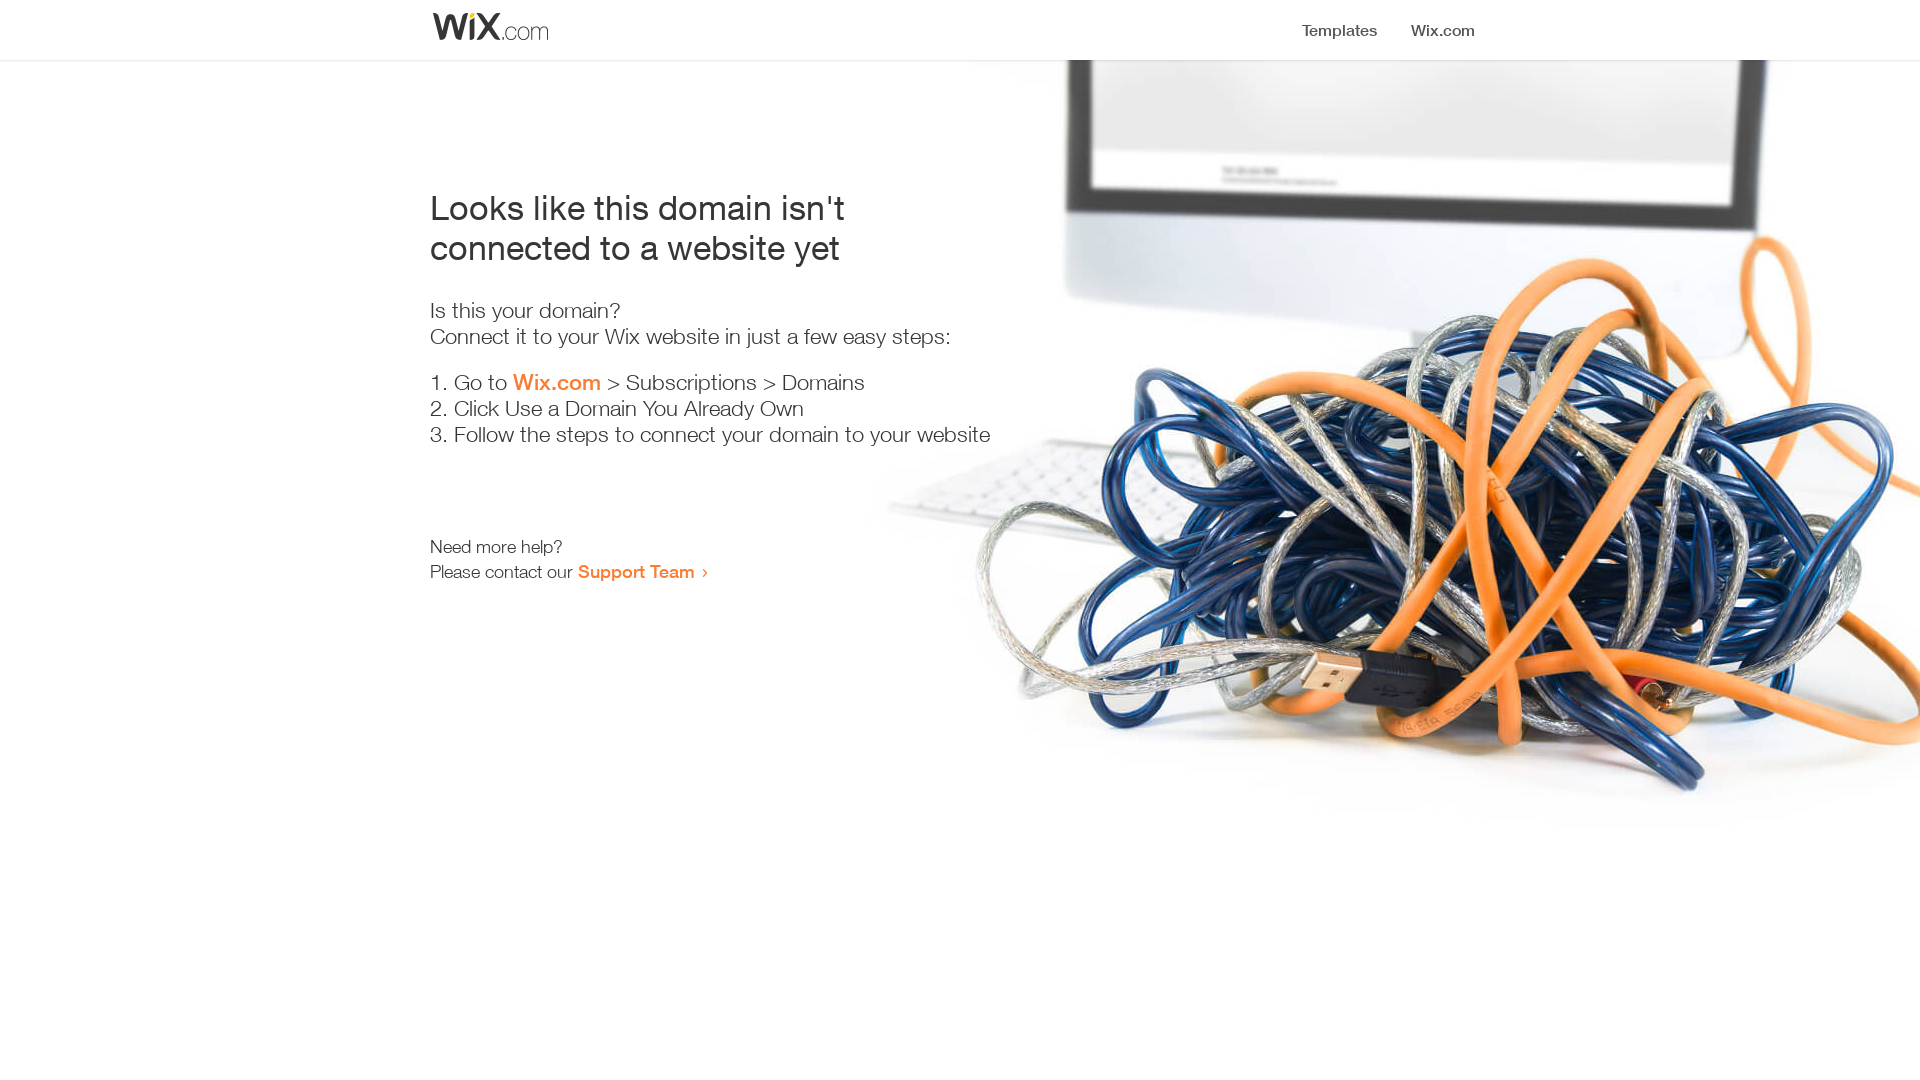 Image resolution: width=1920 pixels, height=1080 pixels. Describe the element at coordinates (635, 570) in the screenshot. I see `'Support Team'` at that location.